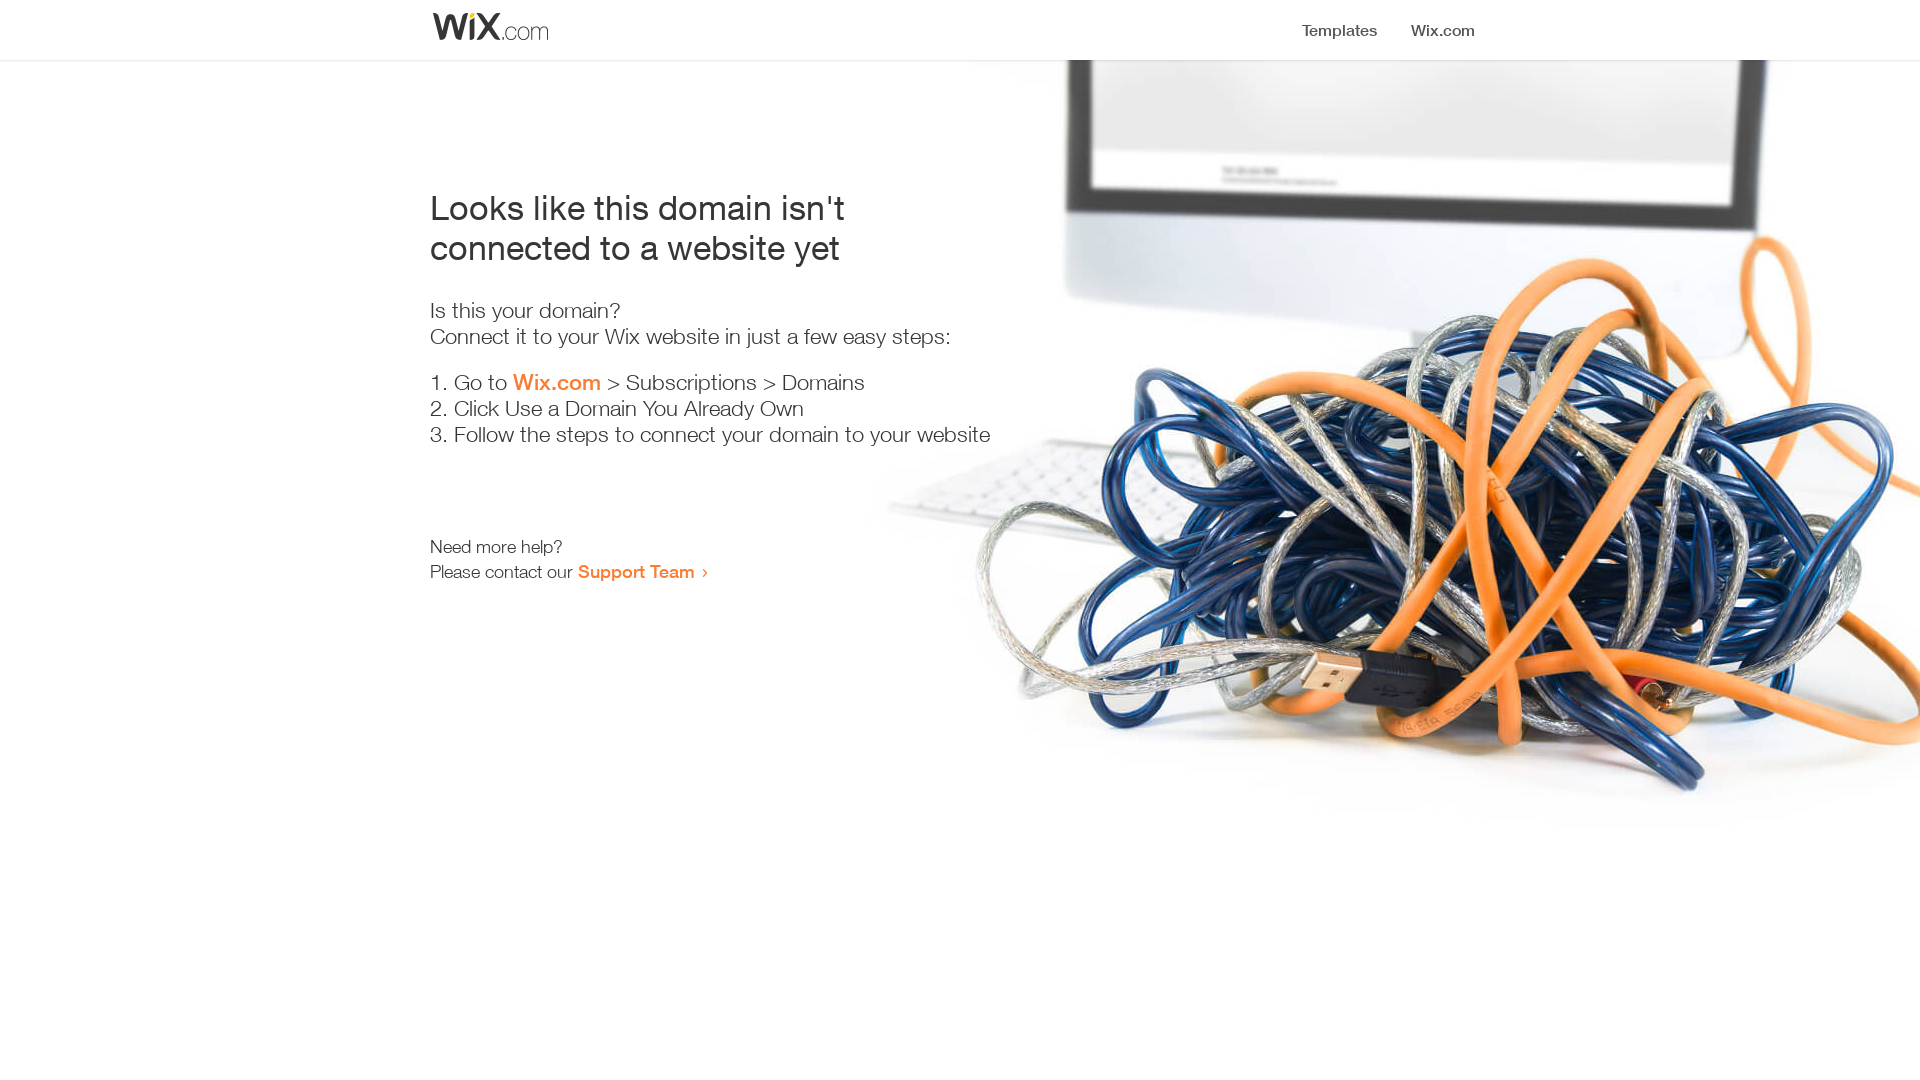 Image resolution: width=1920 pixels, height=1080 pixels. Describe the element at coordinates (635, 570) in the screenshot. I see `'Support Team'` at that location.